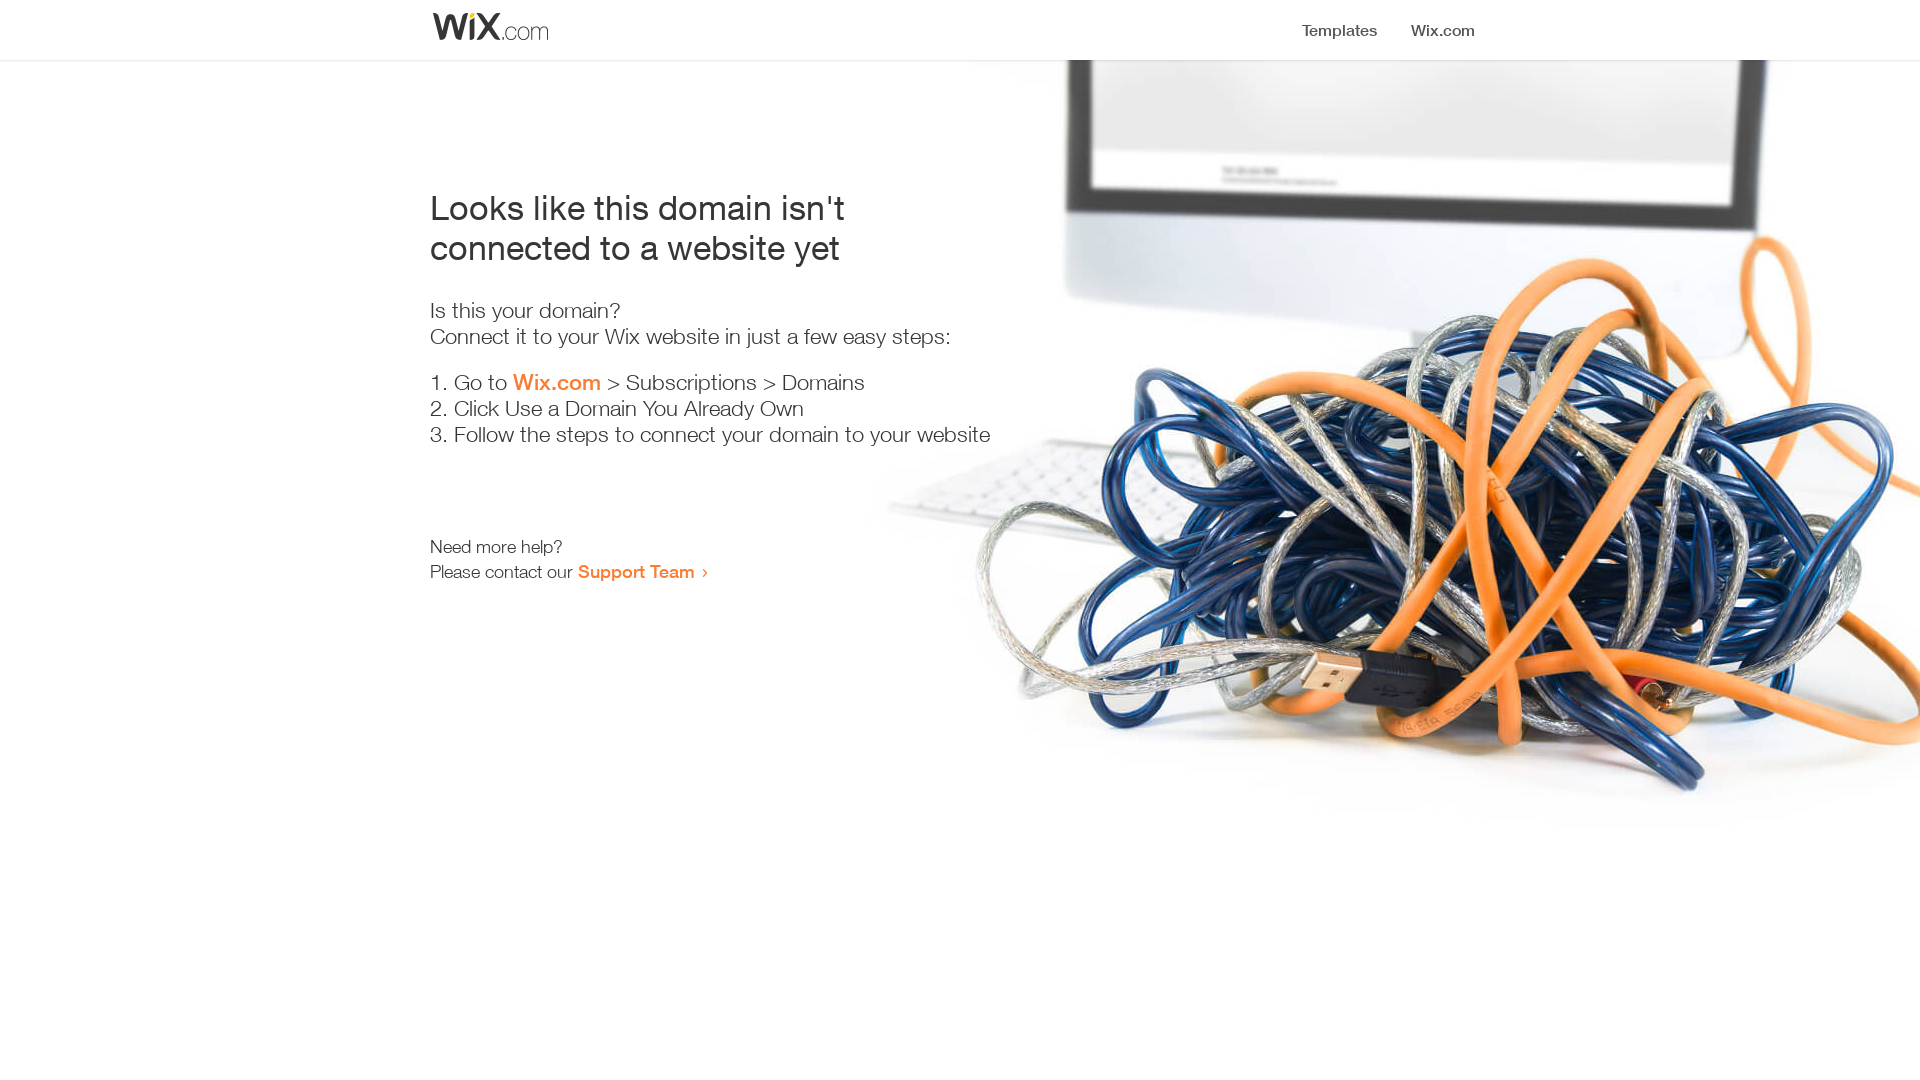 Image resolution: width=1920 pixels, height=1080 pixels. Describe the element at coordinates (635, 570) in the screenshot. I see `'Support Team'` at that location.